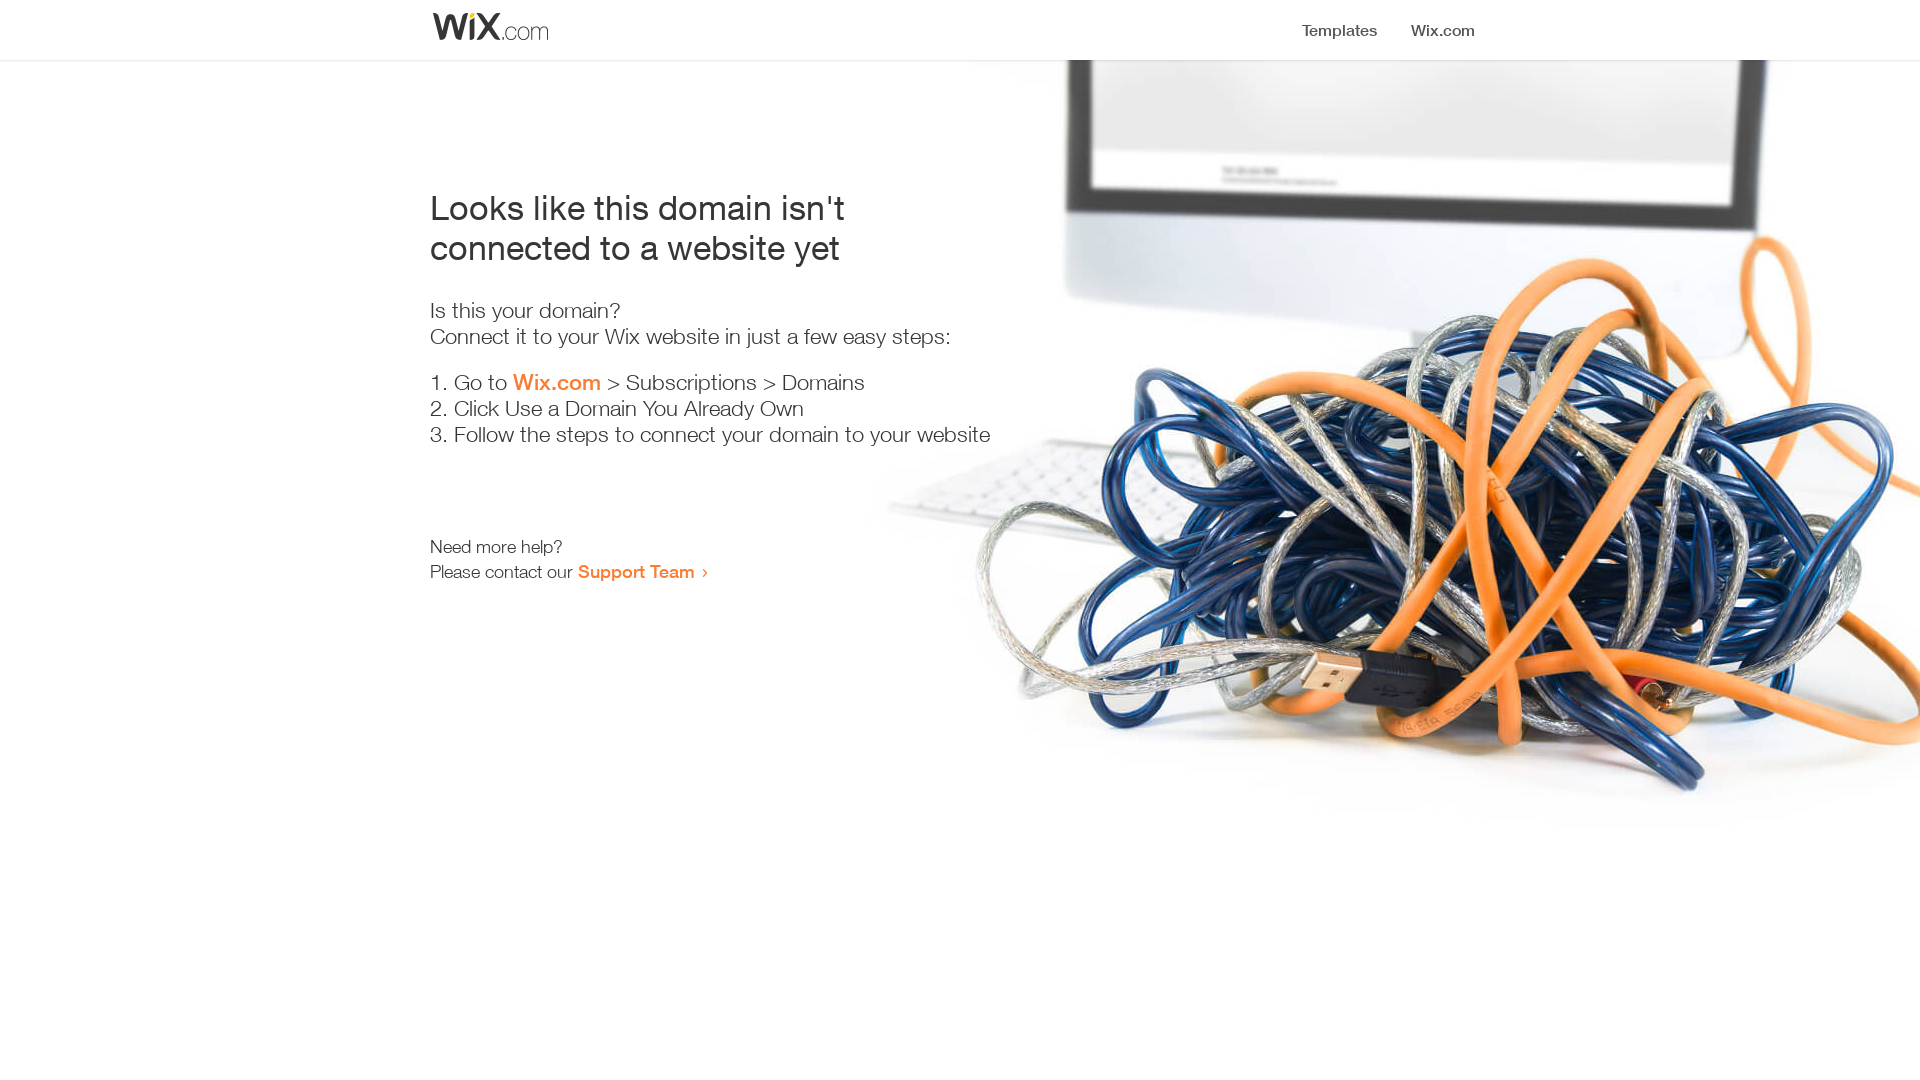 Image resolution: width=1920 pixels, height=1080 pixels. Describe the element at coordinates (635, 570) in the screenshot. I see `'Support Team'` at that location.